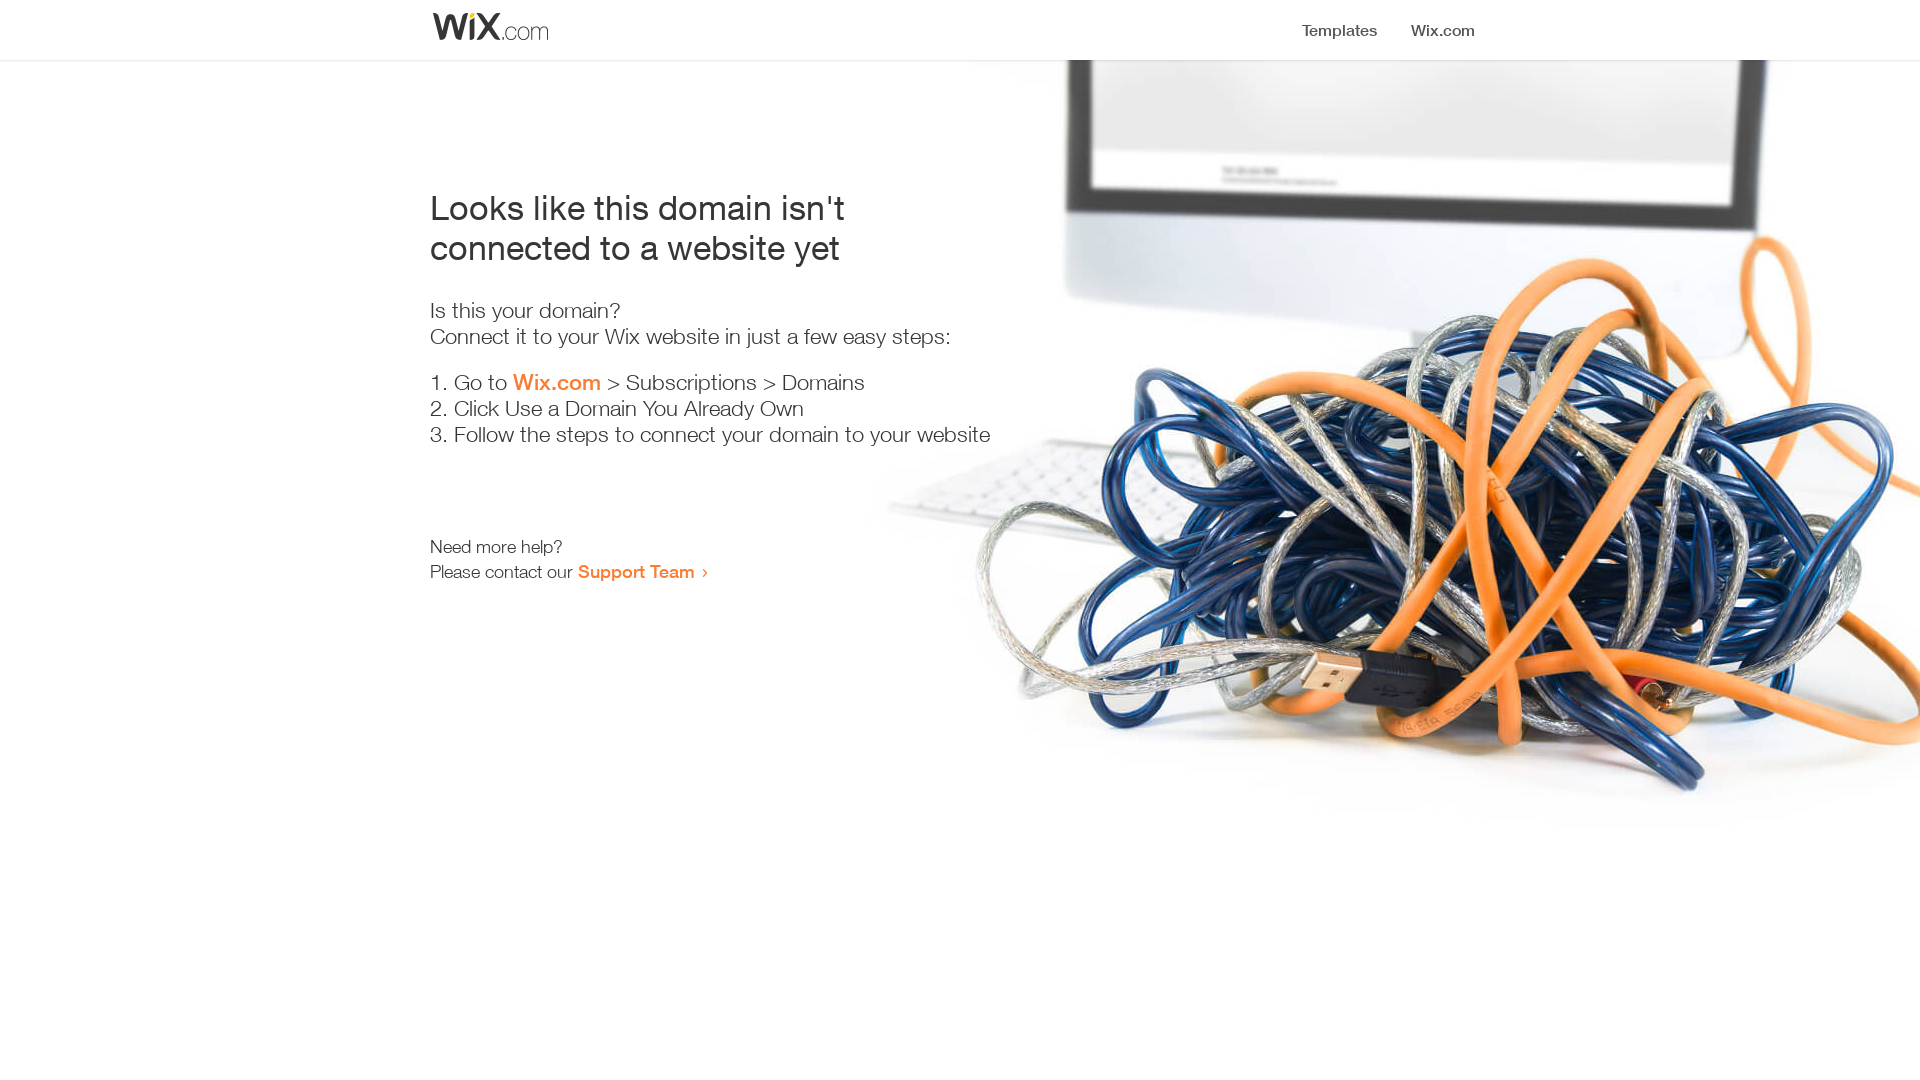 Image resolution: width=1920 pixels, height=1080 pixels. Describe the element at coordinates (635, 570) in the screenshot. I see `'Support Team'` at that location.